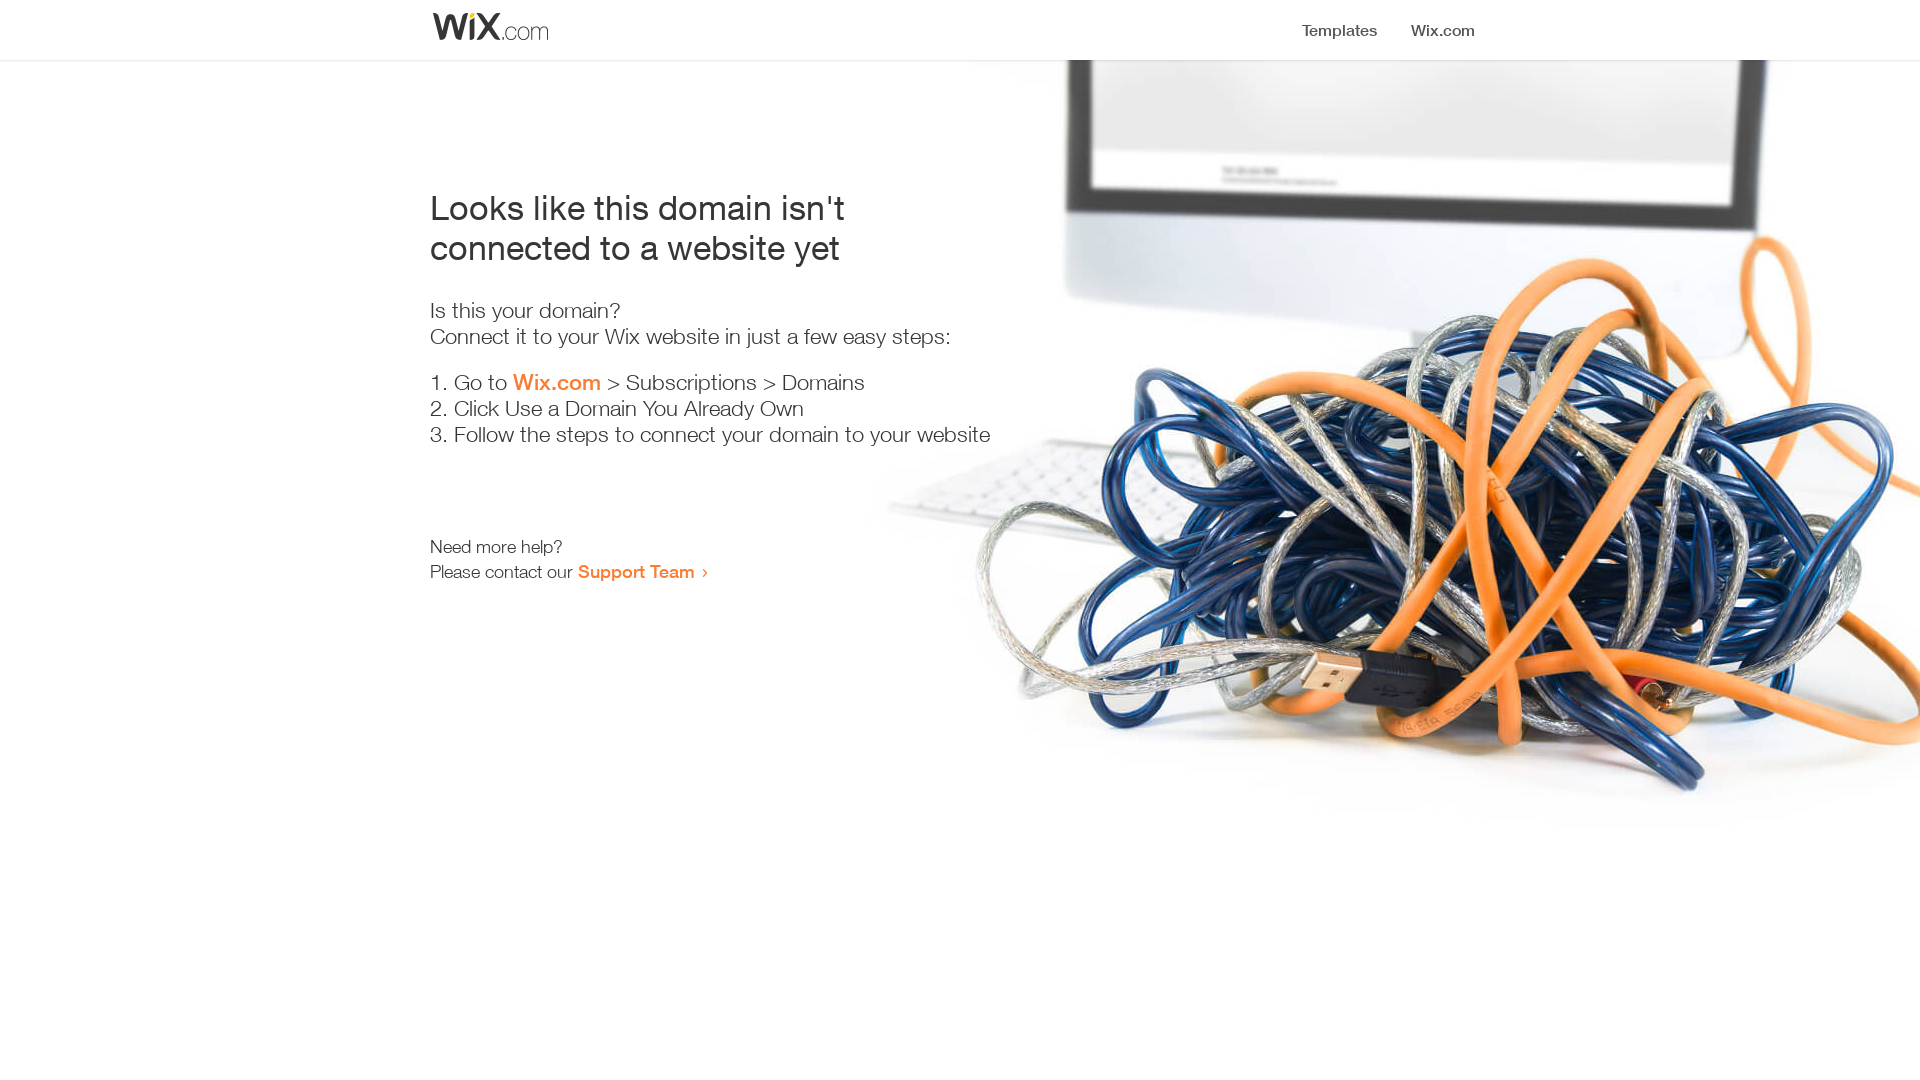 Image resolution: width=1920 pixels, height=1080 pixels. Describe the element at coordinates (635, 570) in the screenshot. I see `'Support Team'` at that location.